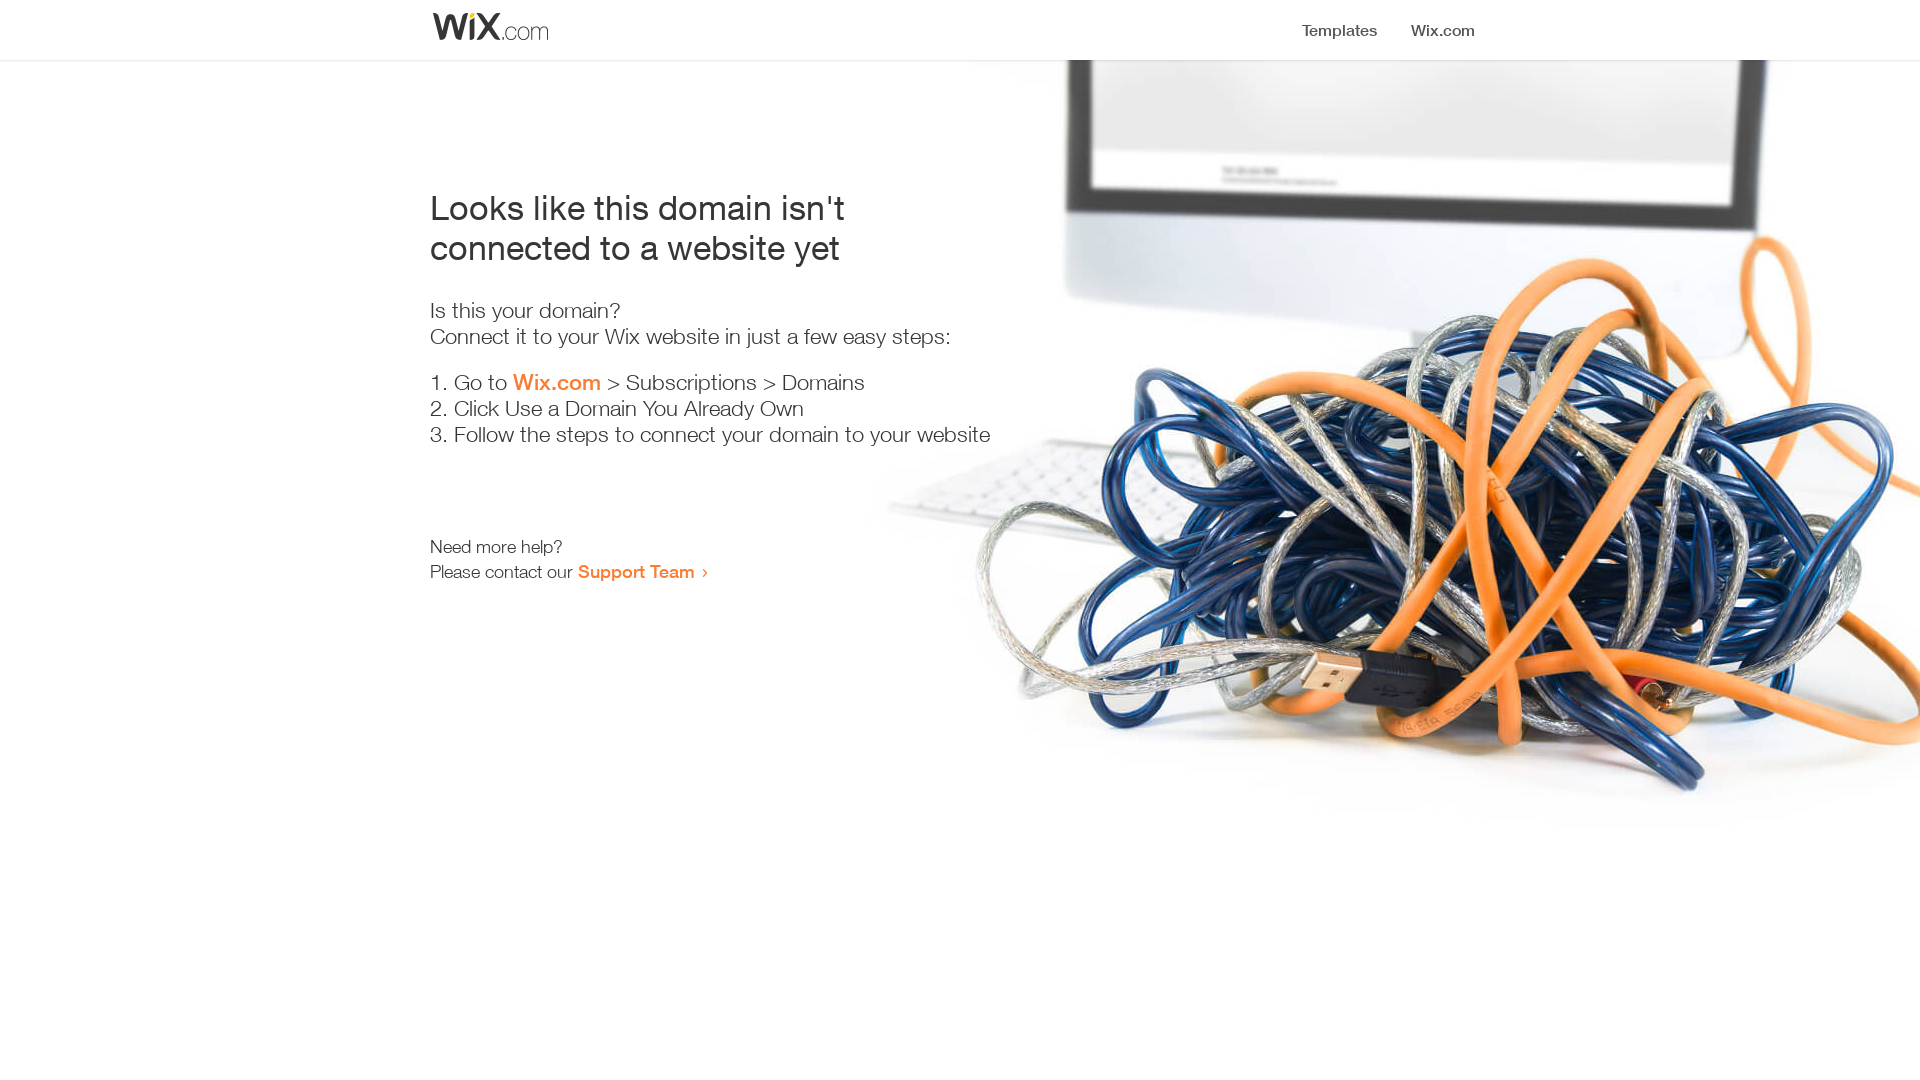 Image resolution: width=1920 pixels, height=1080 pixels. Describe the element at coordinates (635, 570) in the screenshot. I see `'Support Team'` at that location.